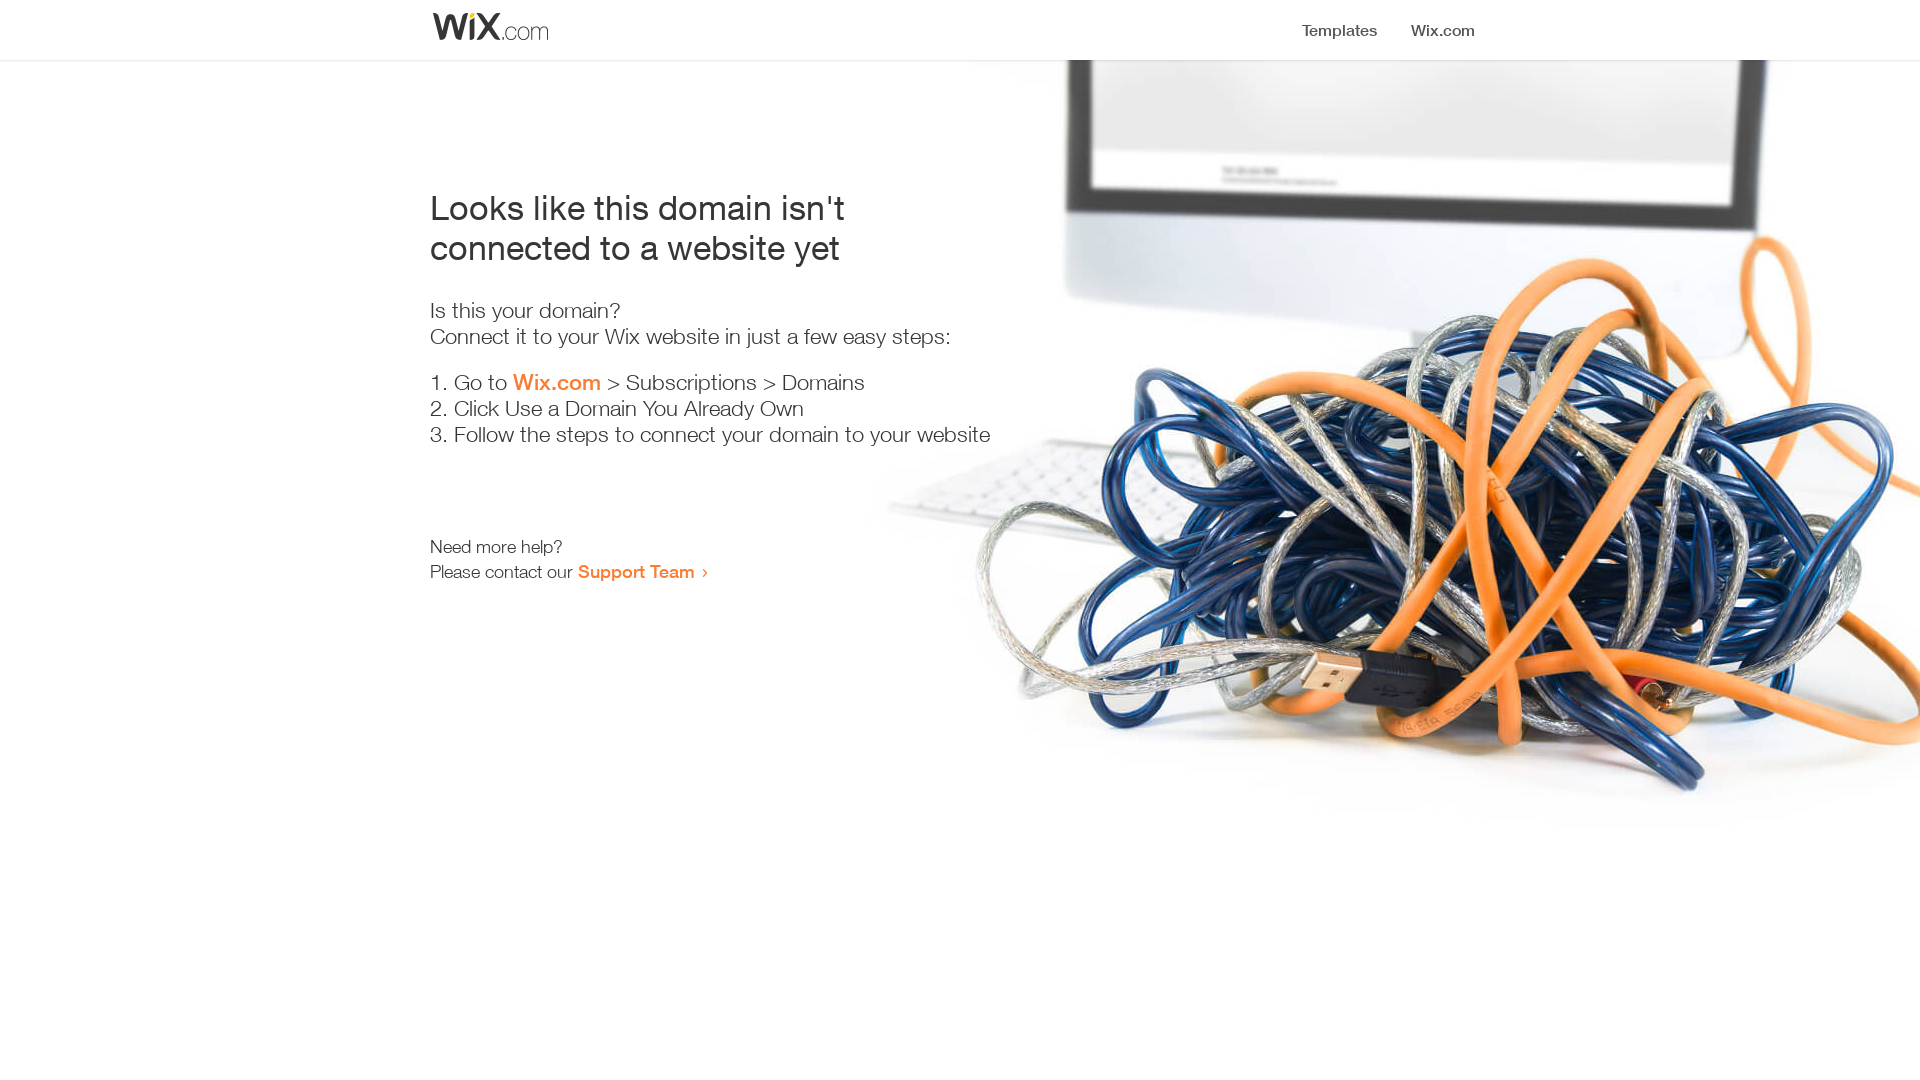 Image resolution: width=1920 pixels, height=1080 pixels. Describe the element at coordinates (635, 570) in the screenshot. I see `'Support Team'` at that location.